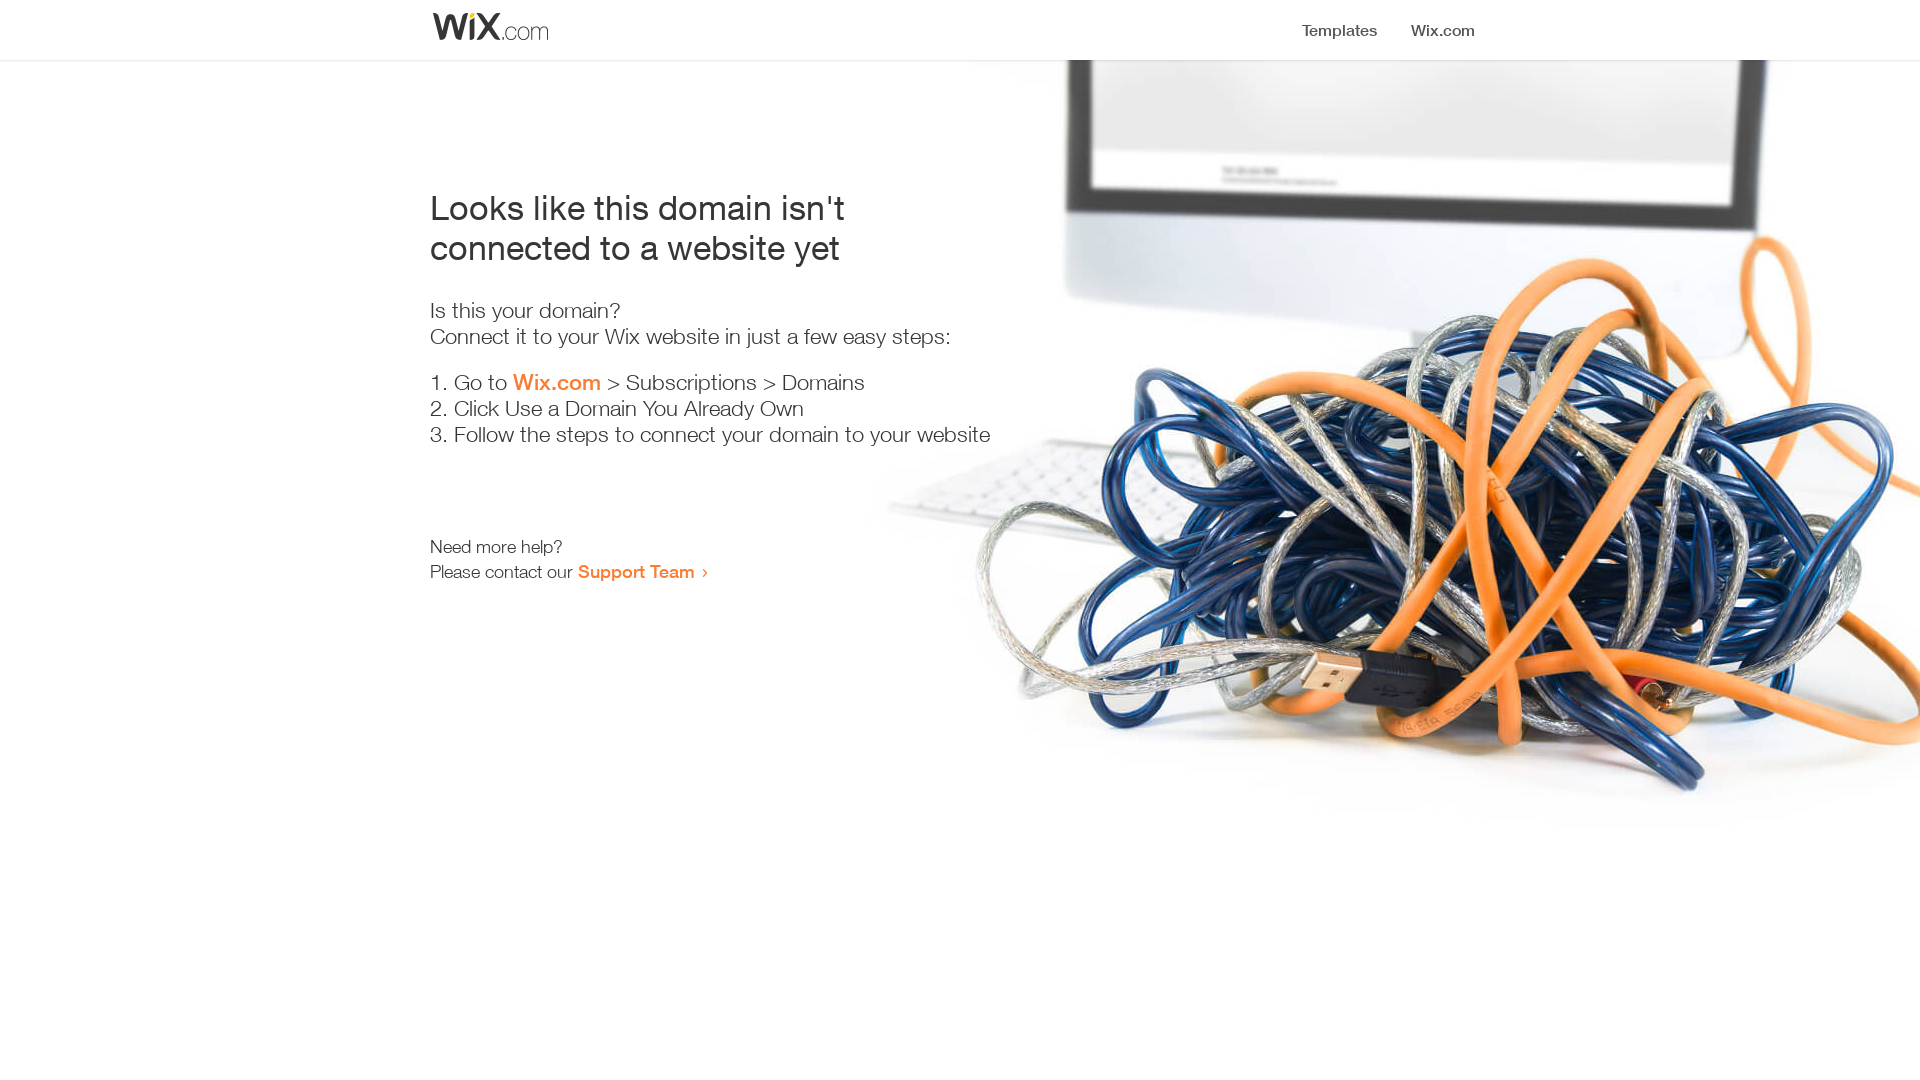 Image resolution: width=1920 pixels, height=1080 pixels. Describe the element at coordinates (635, 570) in the screenshot. I see `'Support Team'` at that location.